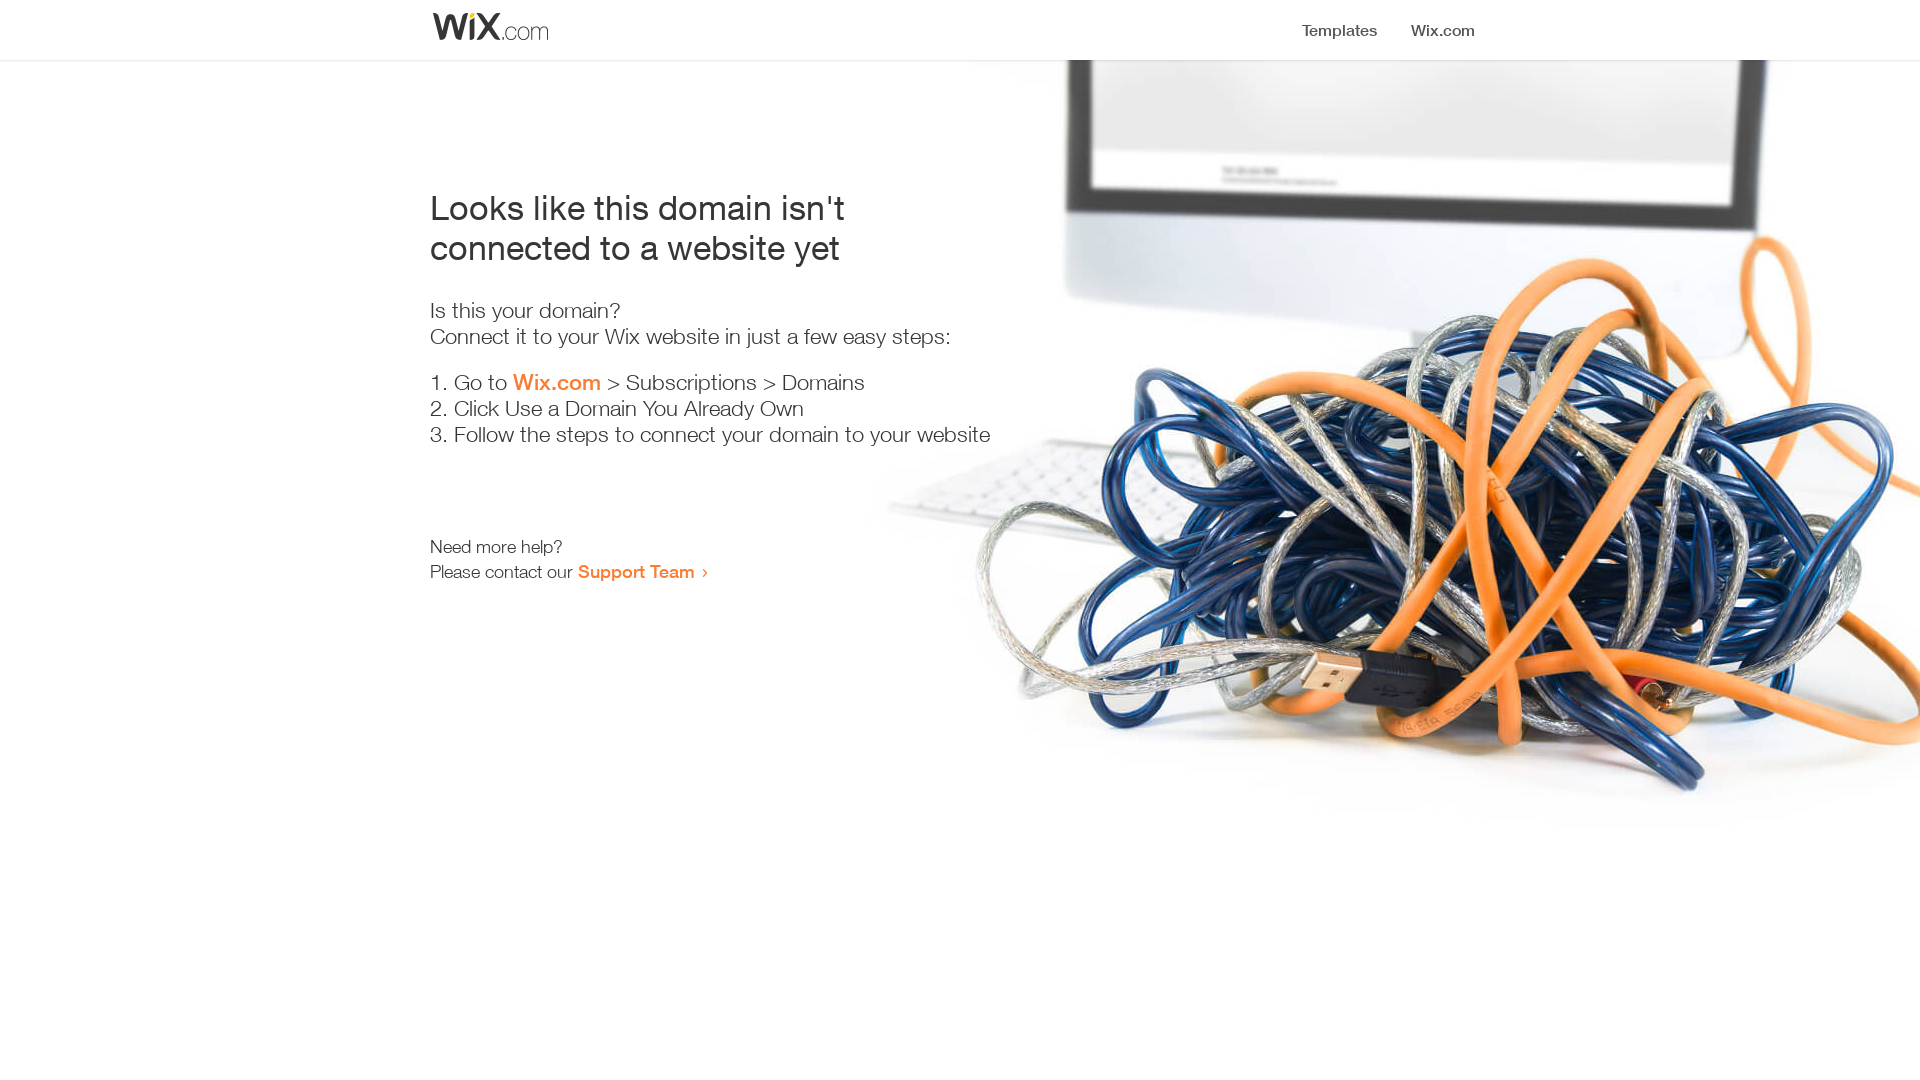 Image resolution: width=1920 pixels, height=1080 pixels. Describe the element at coordinates (635, 570) in the screenshot. I see `'Support Team'` at that location.